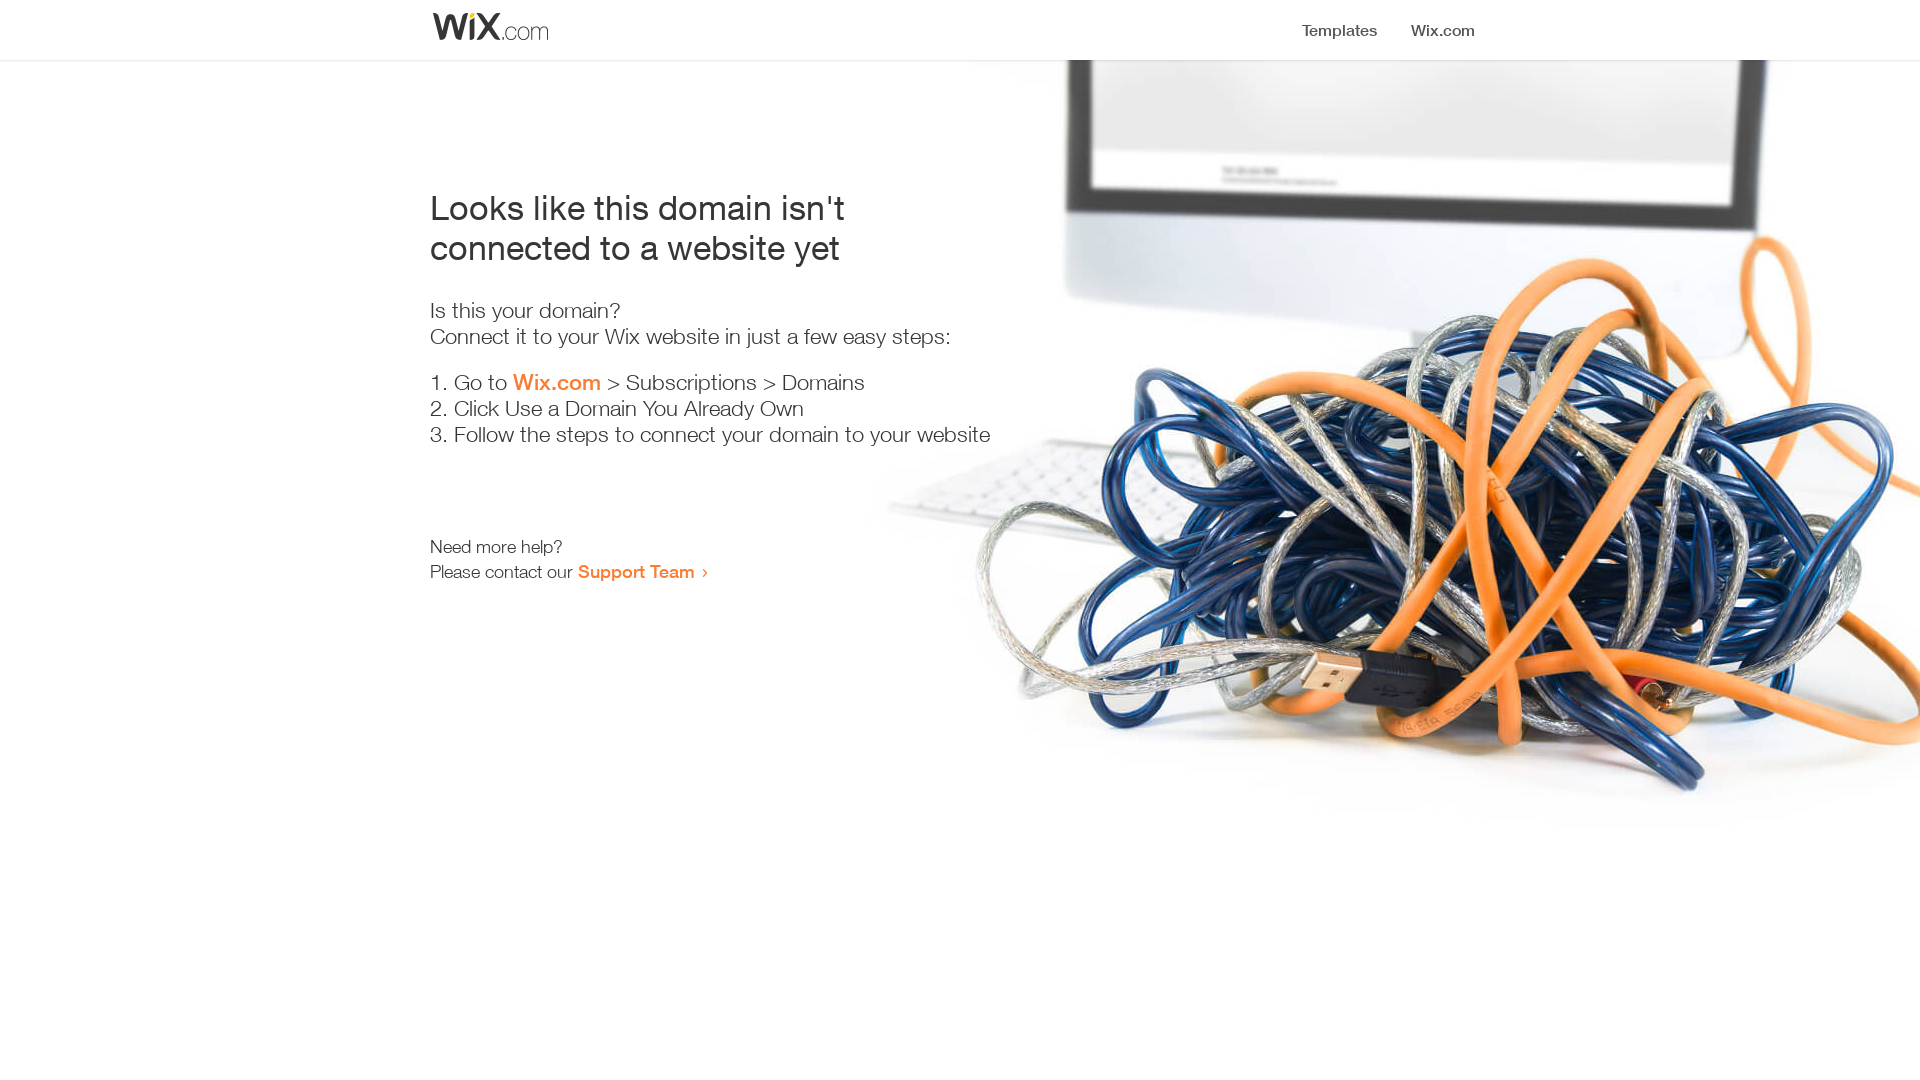 Image resolution: width=1920 pixels, height=1080 pixels. Describe the element at coordinates (635, 570) in the screenshot. I see `'Support Team'` at that location.